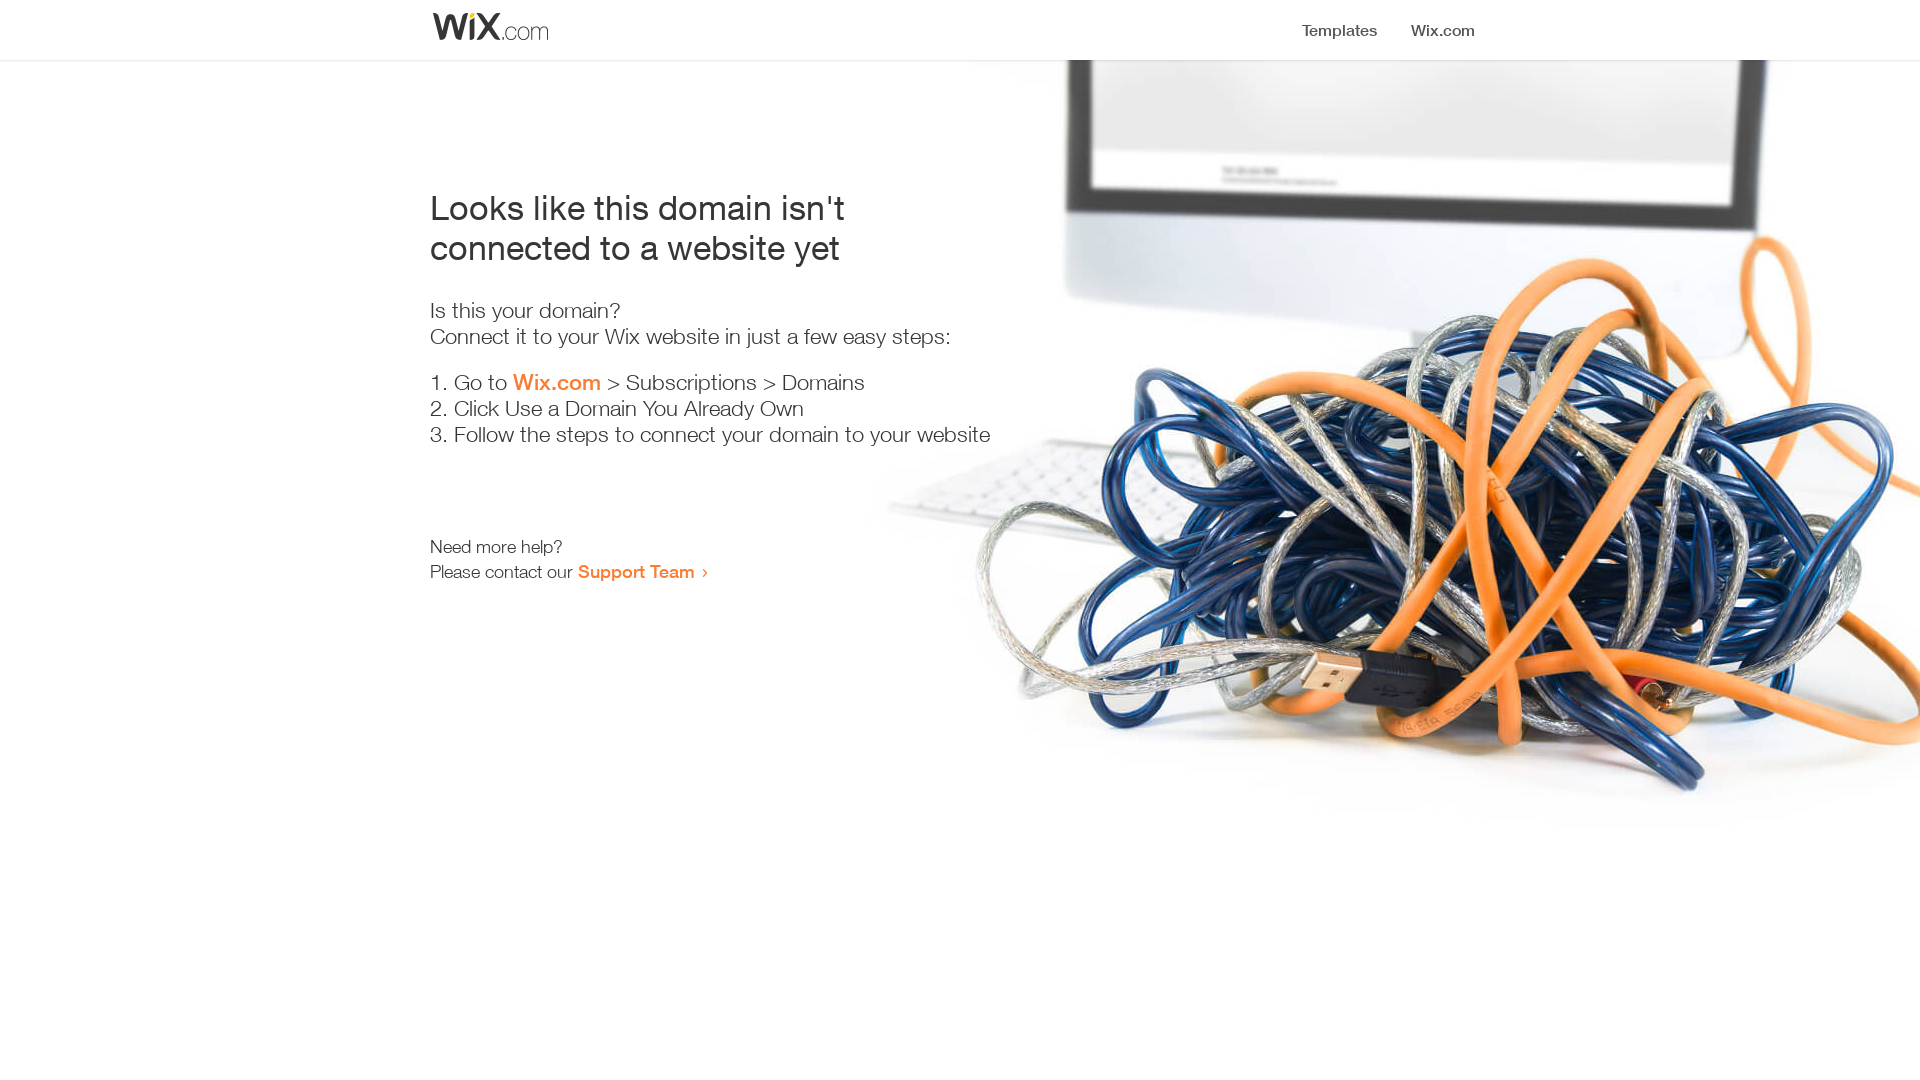 Image resolution: width=1920 pixels, height=1080 pixels. Describe the element at coordinates (635, 570) in the screenshot. I see `'Support Team'` at that location.